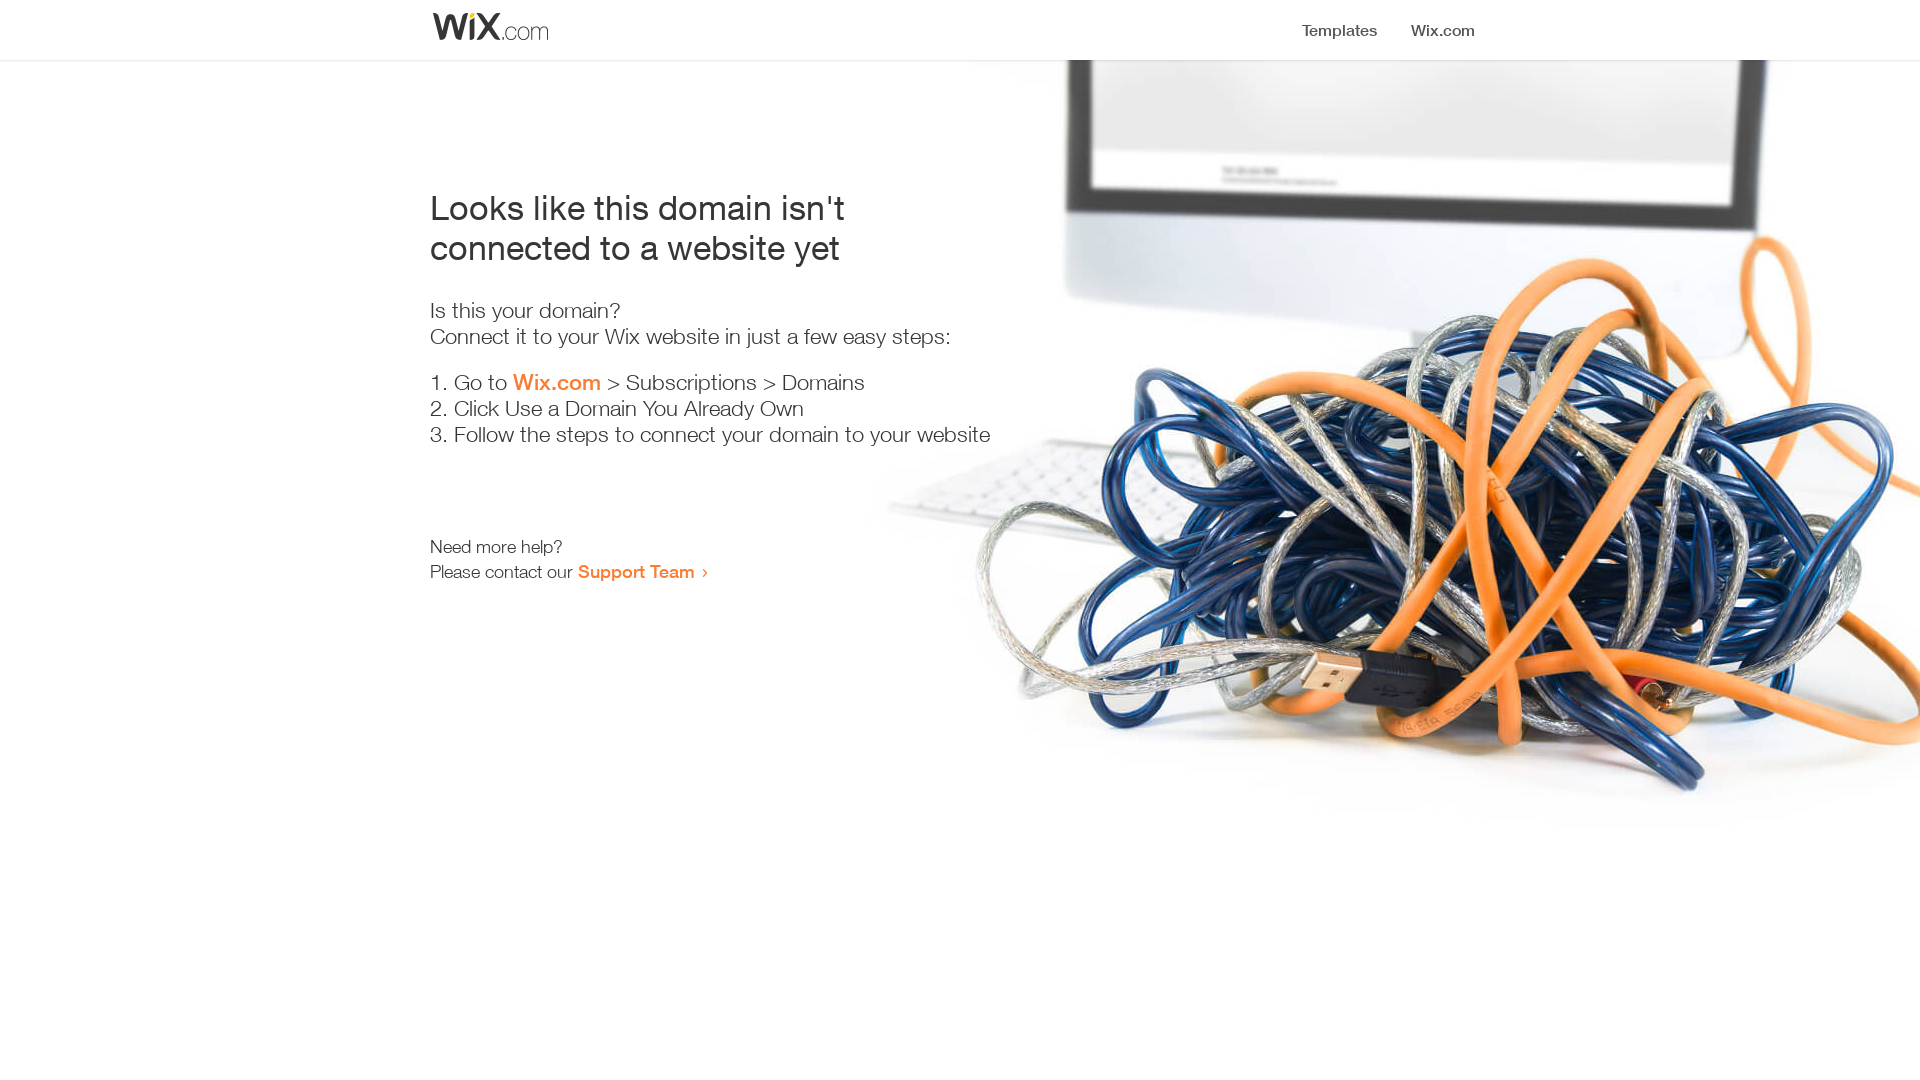 Image resolution: width=1920 pixels, height=1080 pixels. Describe the element at coordinates (635, 570) in the screenshot. I see `'Support Team'` at that location.